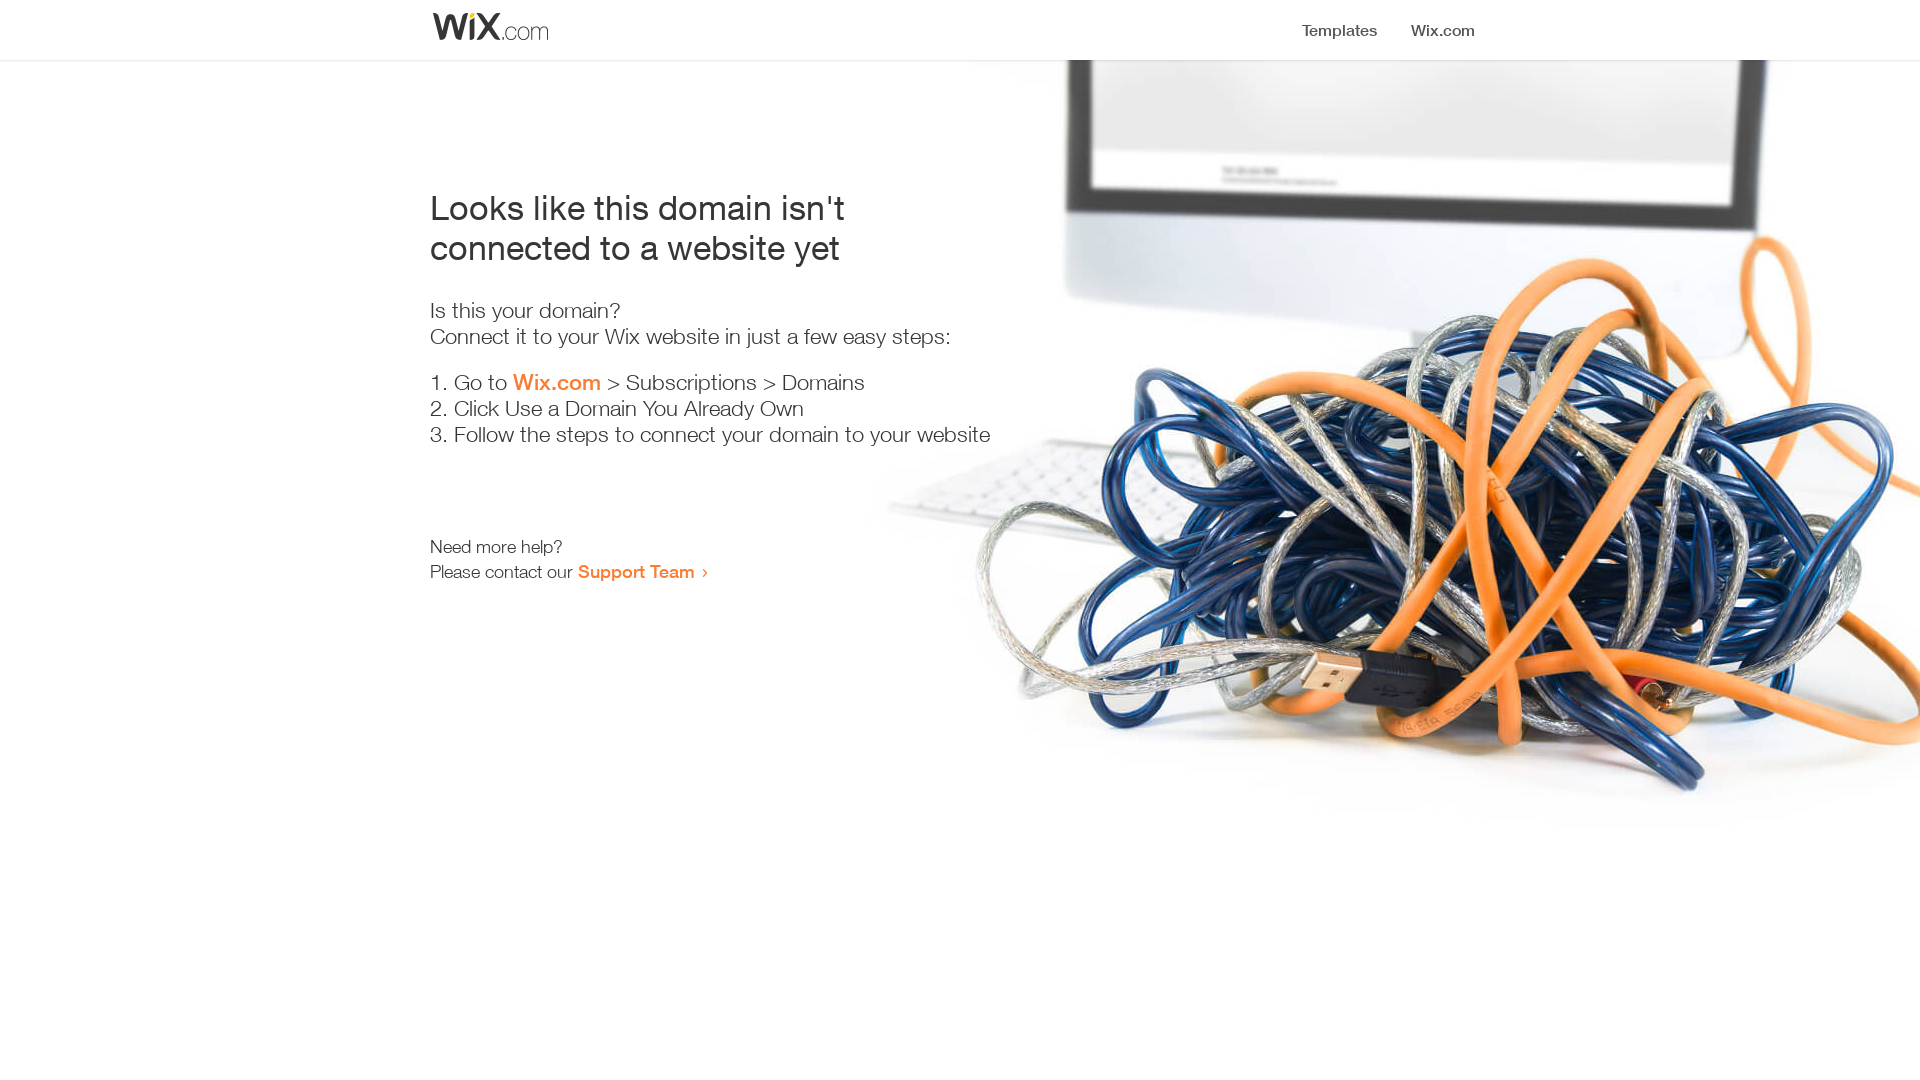 Image resolution: width=1920 pixels, height=1080 pixels. Describe the element at coordinates (635, 570) in the screenshot. I see `'Support Team'` at that location.